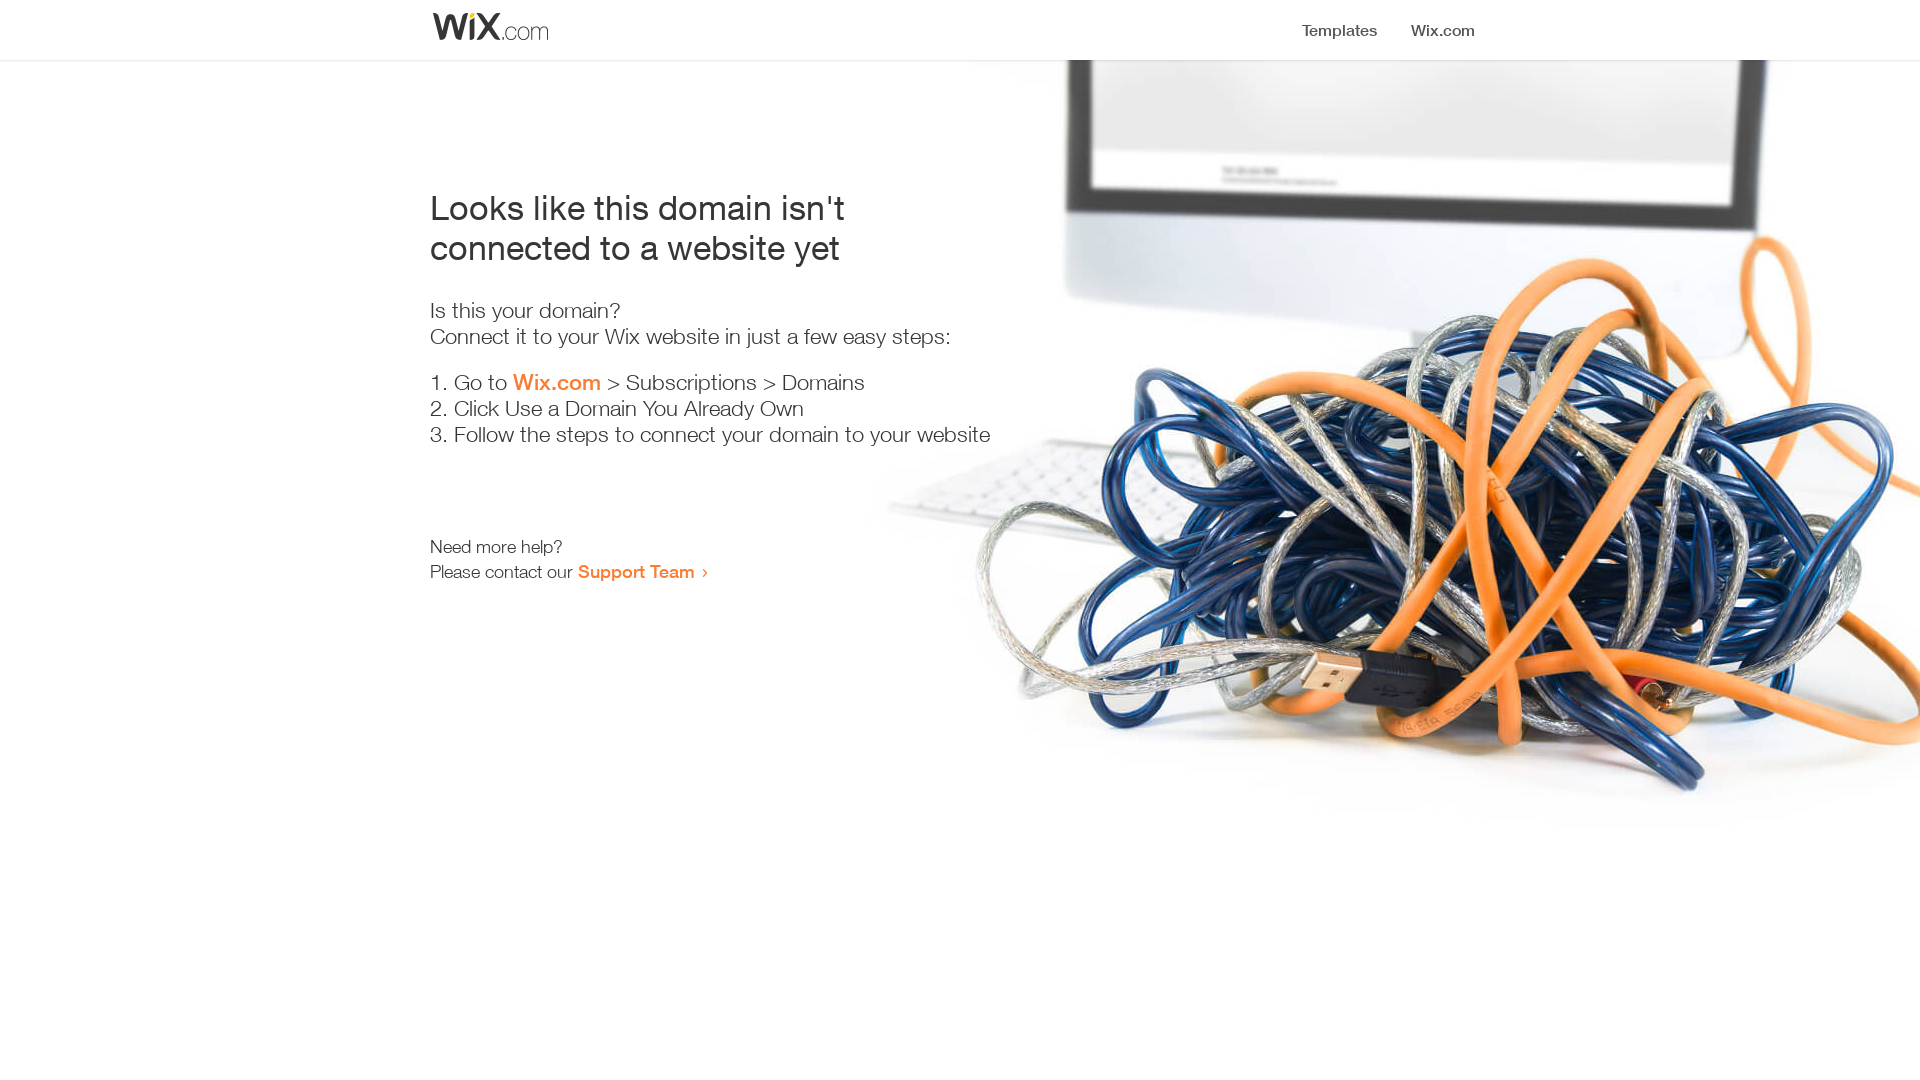 Image resolution: width=1920 pixels, height=1080 pixels. Describe the element at coordinates (635, 570) in the screenshot. I see `'Support Team'` at that location.